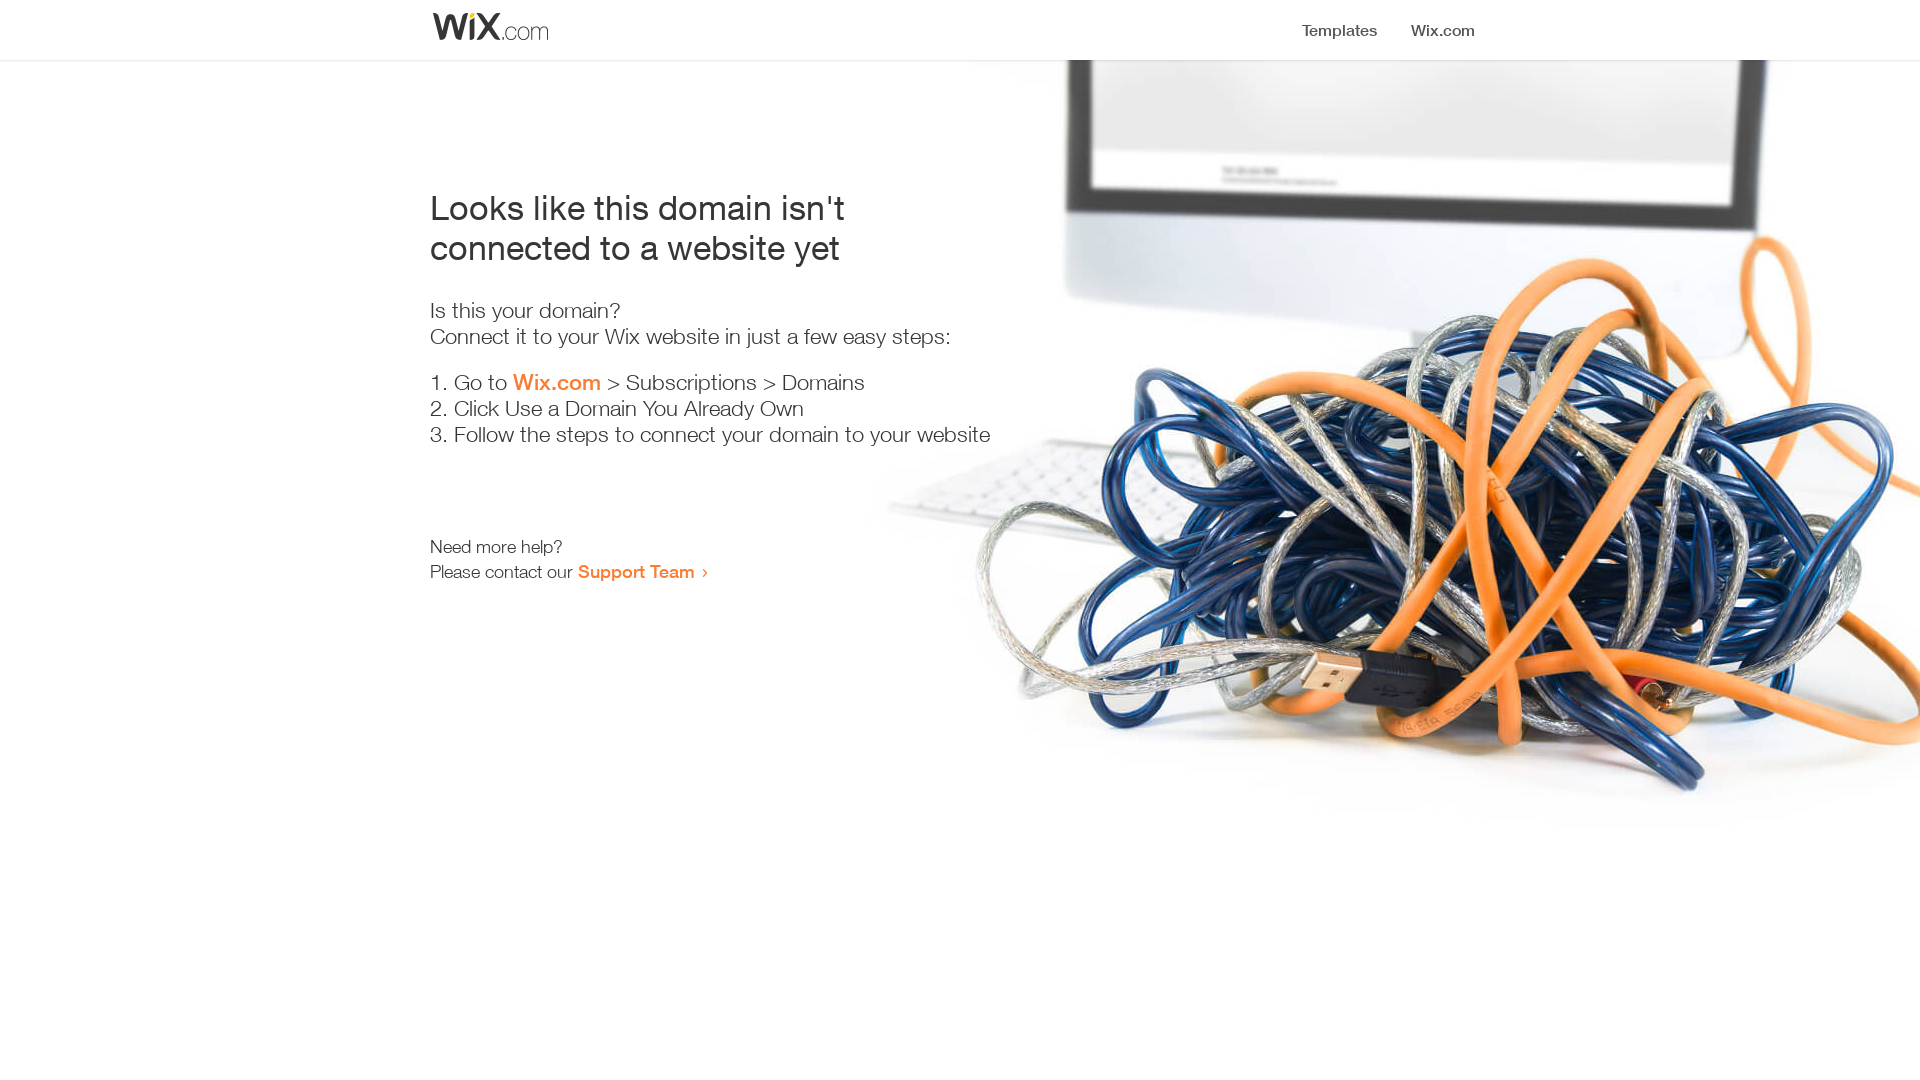 Image resolution: width=1920 pixels, height=1080 pixels. Describe the element at coordinates (635, 570) in the screenshot. I see `'Support Team'` at that location.